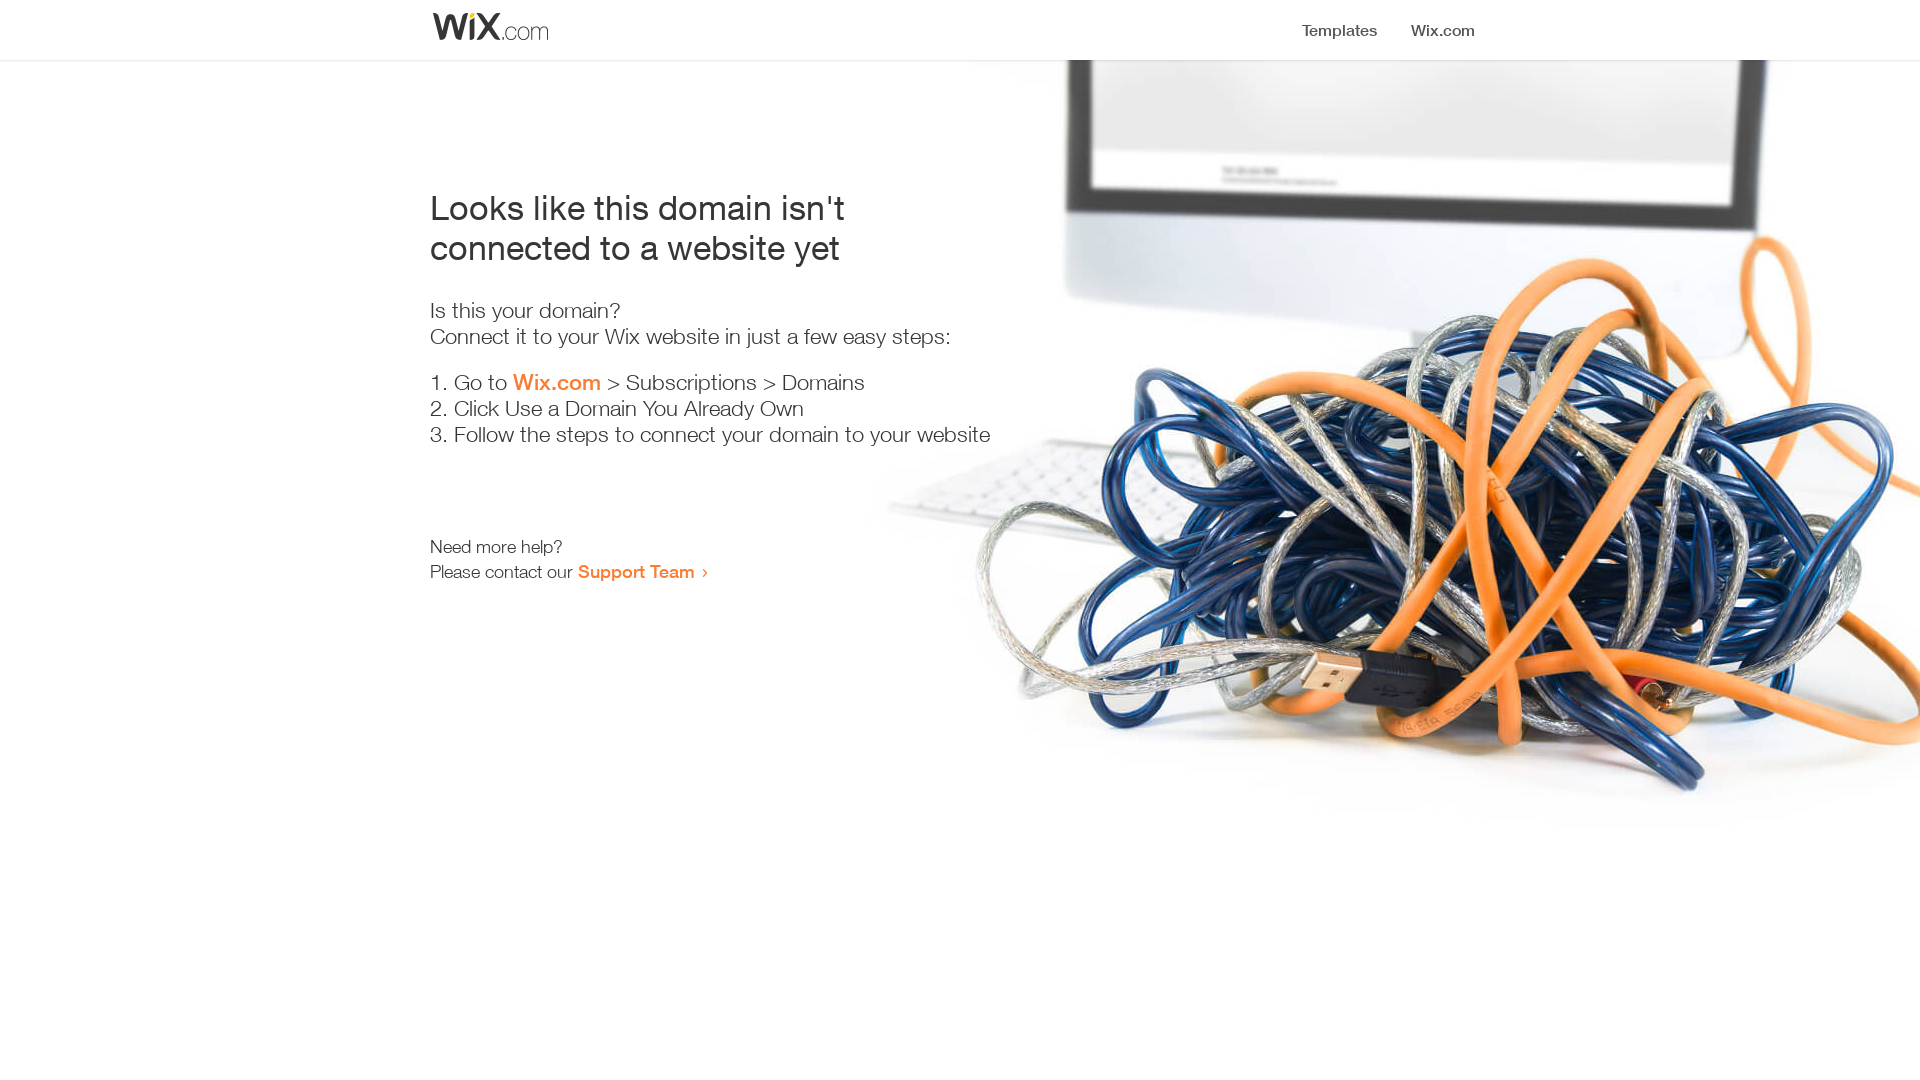 Image resolution: width=1920 pixels, height=1080 pixels. Describe the element at coordinates (635, 570) in the screenshot. I see `'Support Team'` at that location.